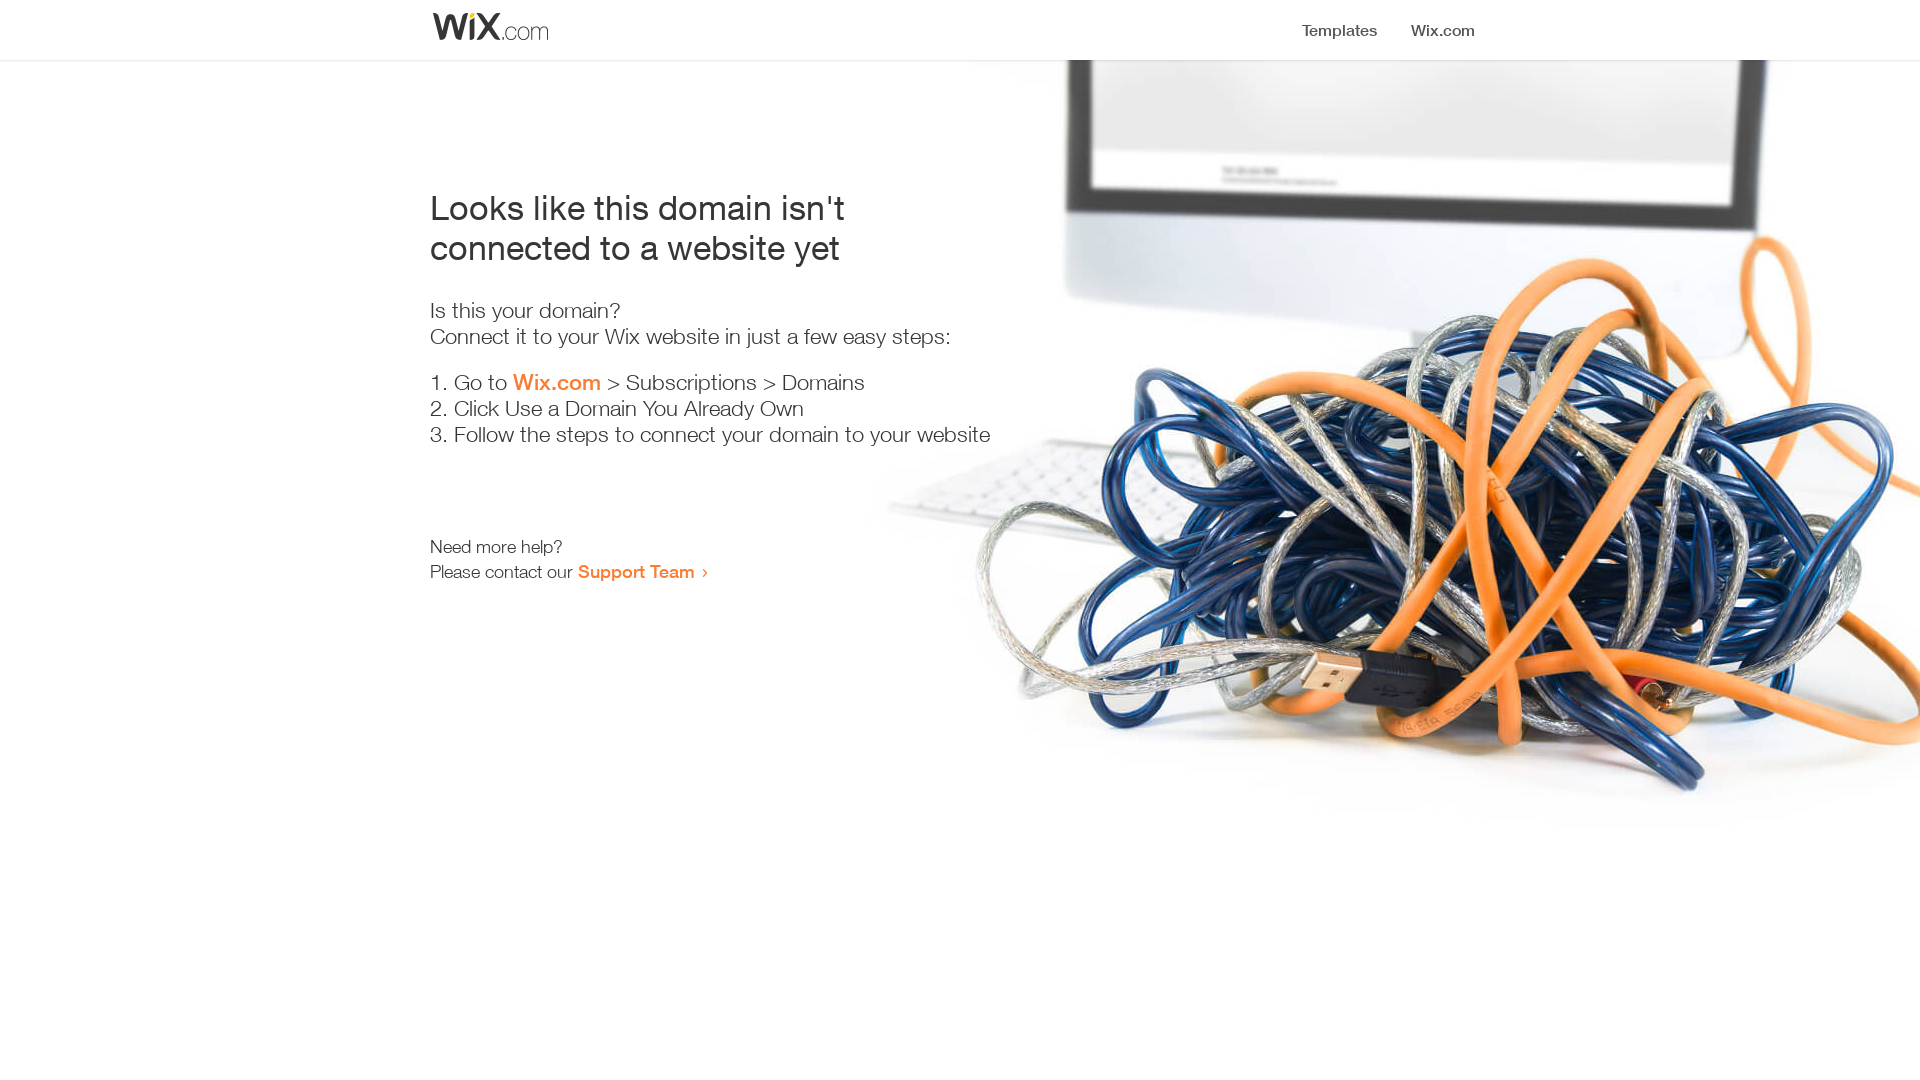 Image resolution: width=1920 pixels, height=1080 pixels. Describe the element at coordinates (635, 570) in the screenshot. I see `'Support Team'` at that location.